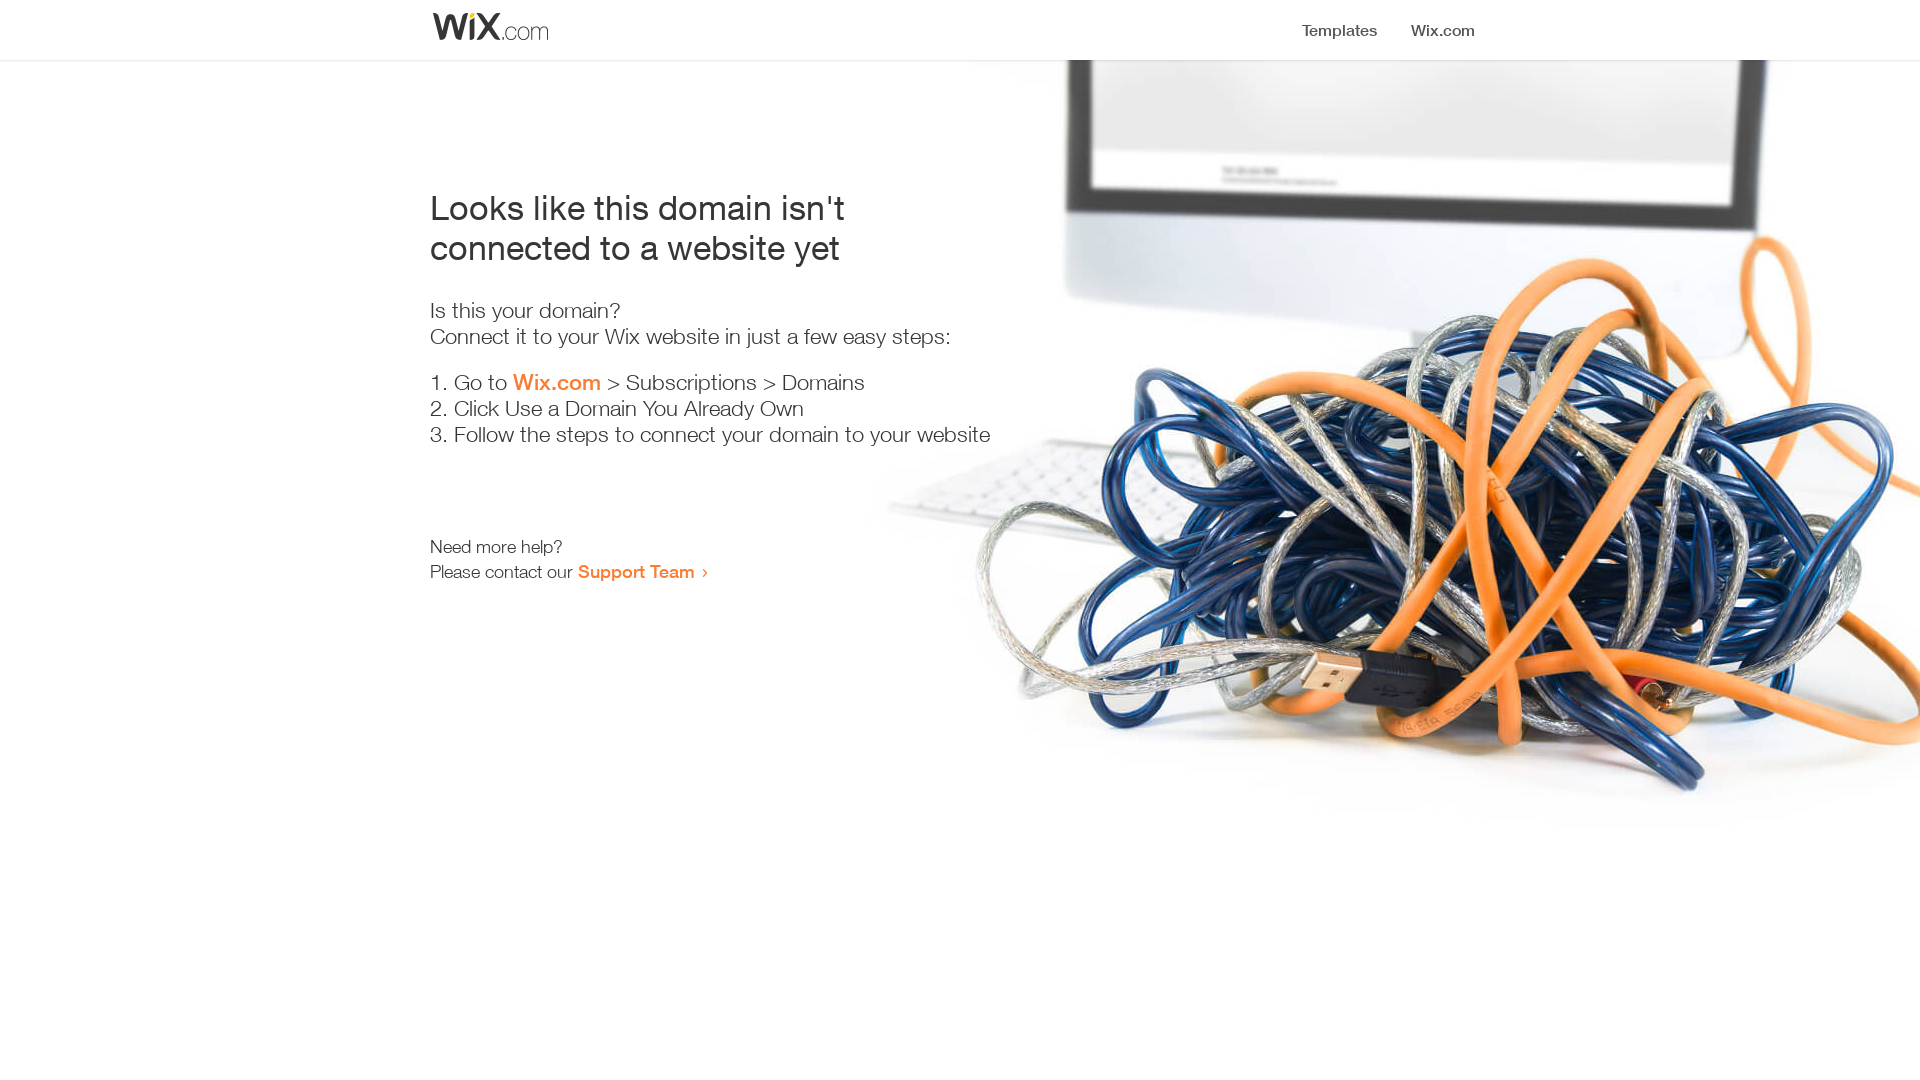 Image resolution: width=1920 pixels, height=1080 pixels. Describe the element at coordinates (635, 570) in the screenshot. I see `'Support Team'` at that location.